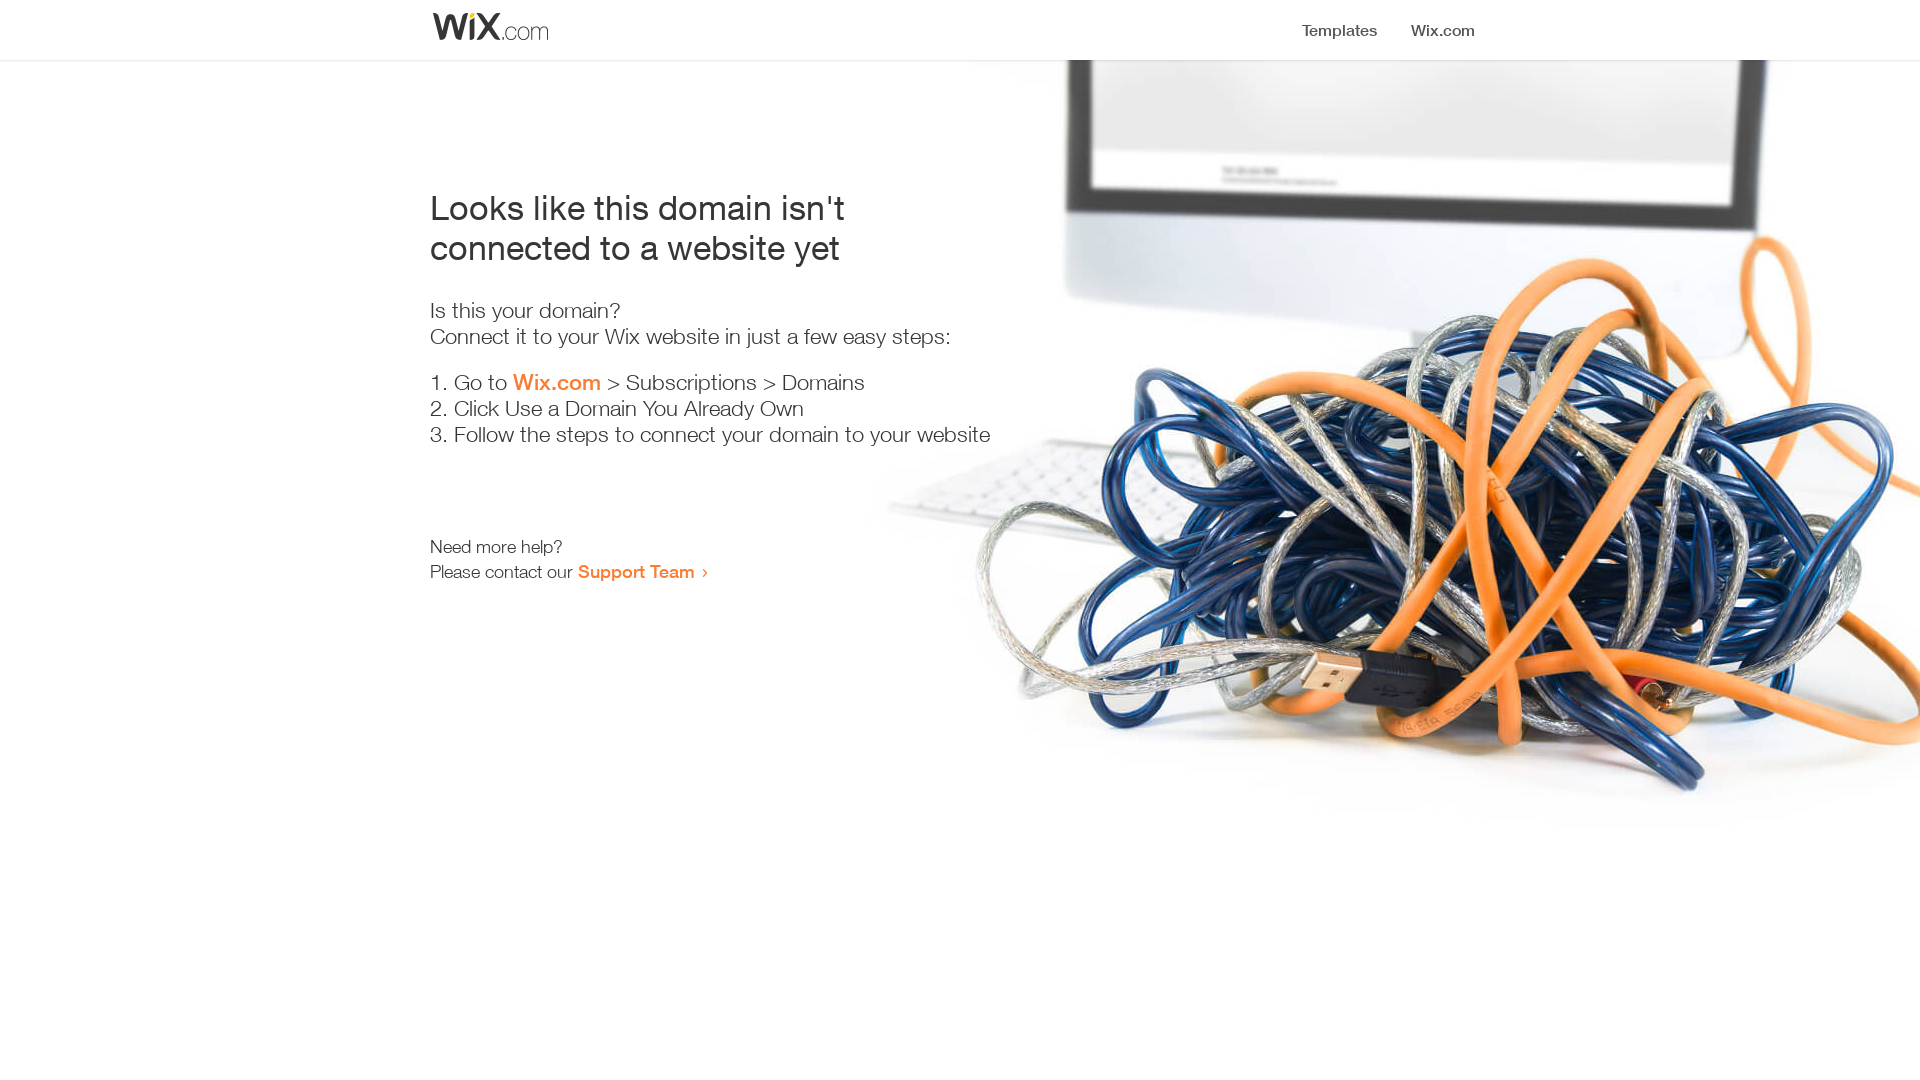 Image resolution: width=1920 pixels, height=1080 pixels. Describe the element at coordinates (635, 570) in the screenshot. I see `'Support Team'` at that location.